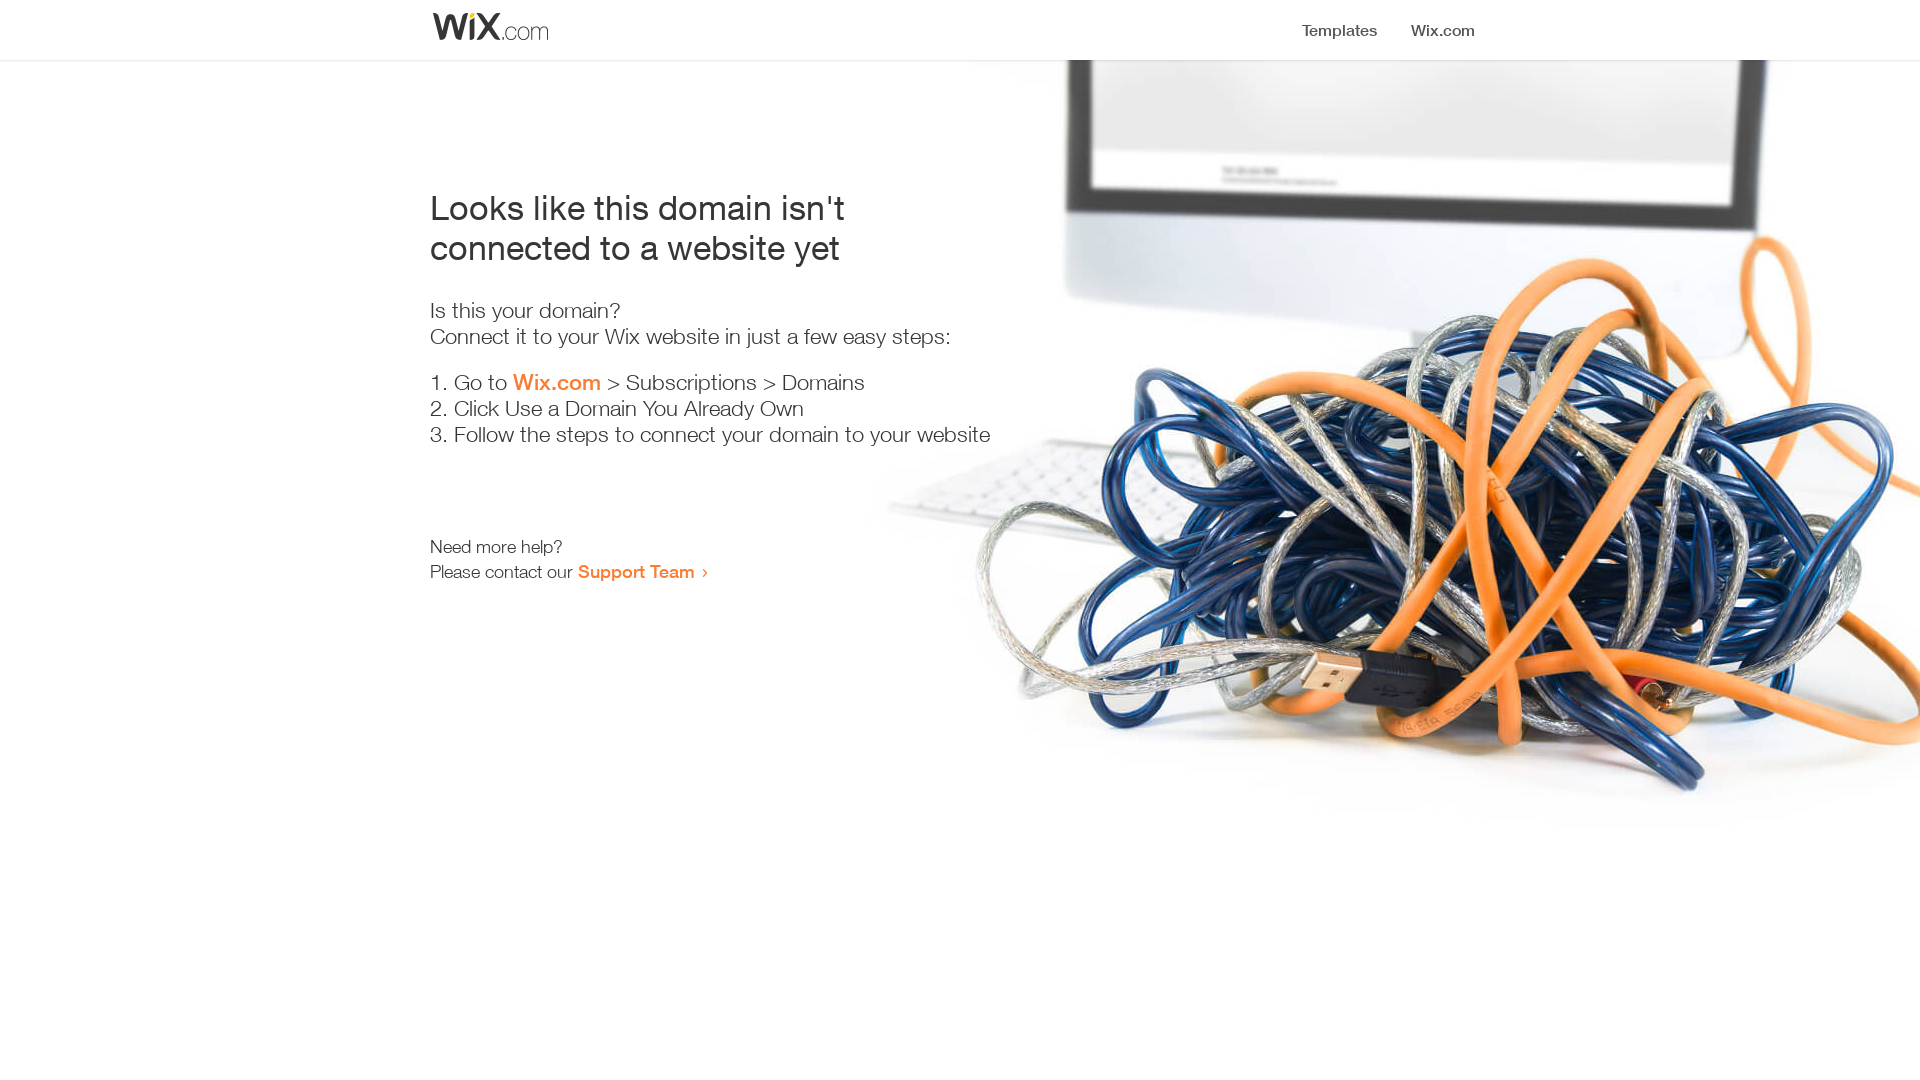 Image resolution: width=1920 pixels, height=1080 pixels. Describe the element at coordinates (635, 570) in the screenshot. I see `'Support Team'` at that location.